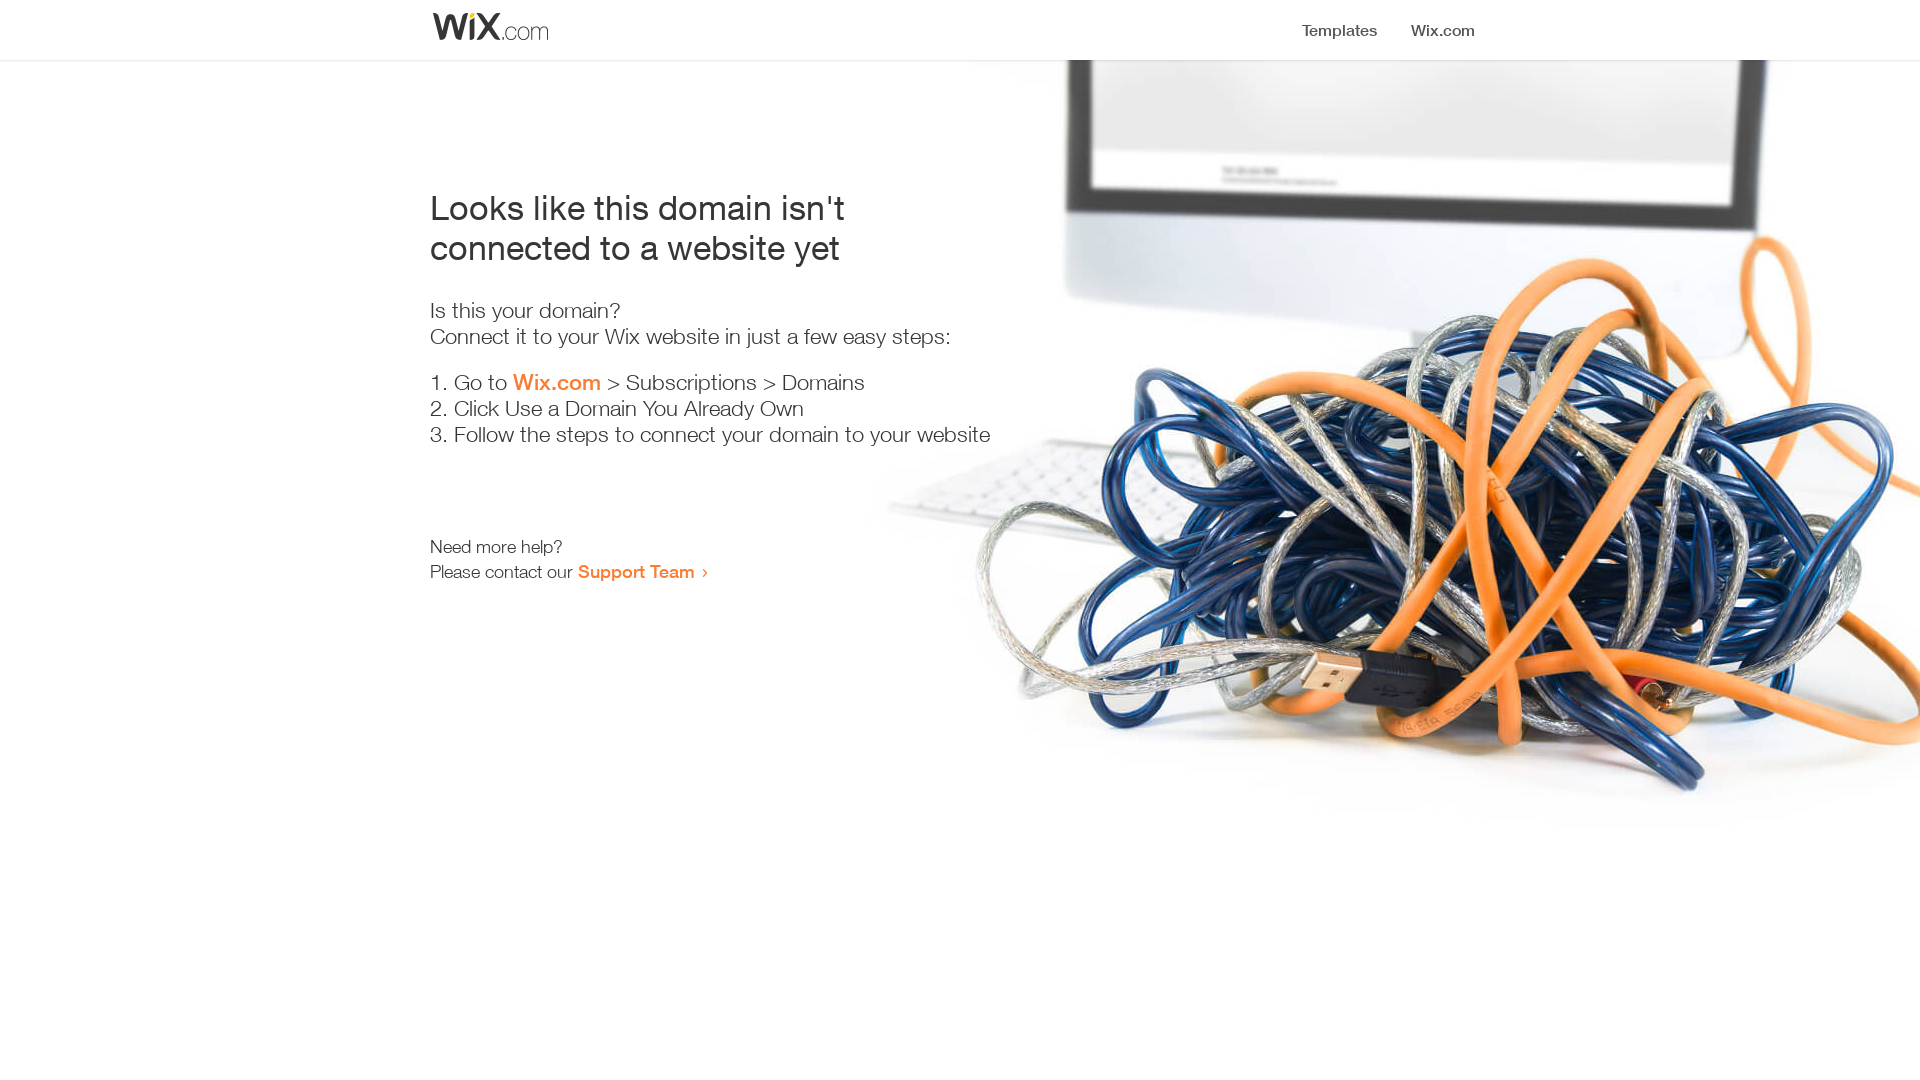 Image resolution: width=1920 pixels, height=1080 pixels. Describe the element at coordinates (635, 570) in the screenshot. I see `'Support Team'` at that location.